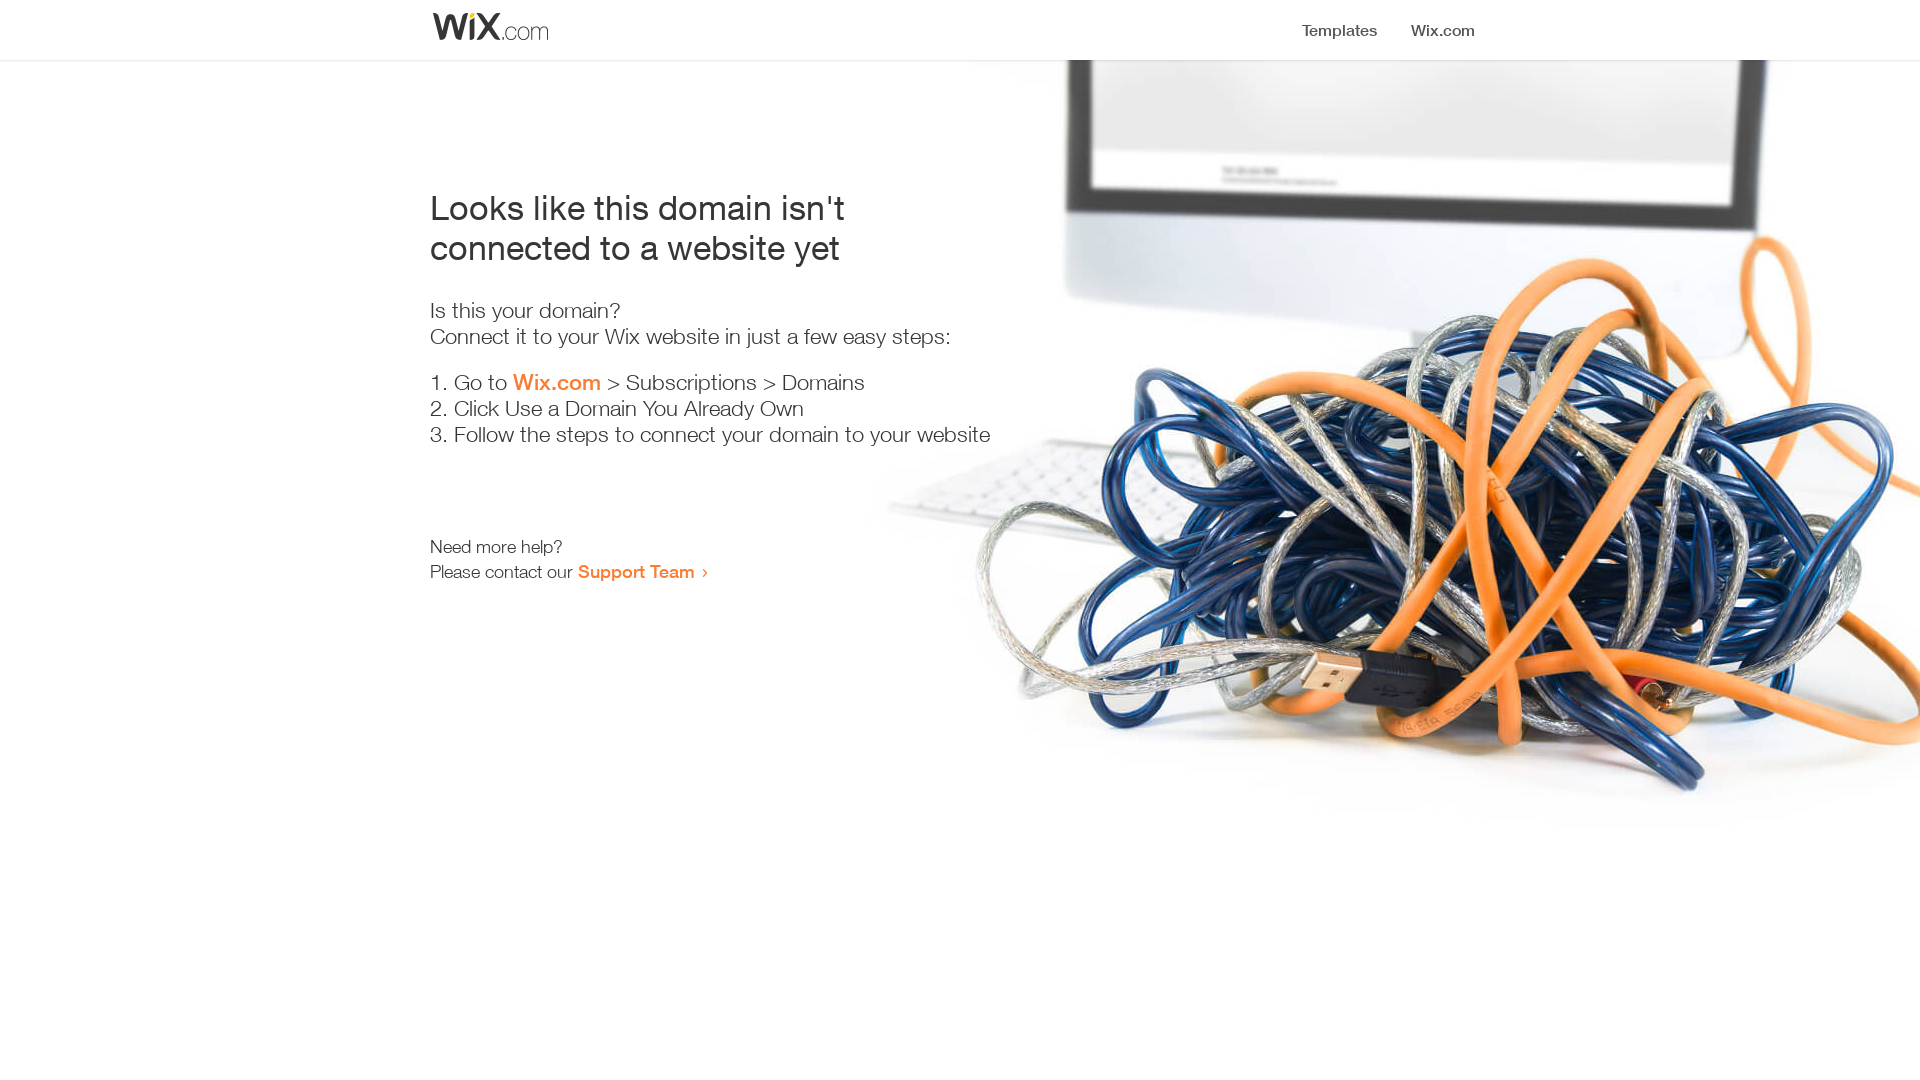 Image resolution: width=1920 pixels, height=1080 pixels. Describe the element at coordinates (635, 570) in the screenshot. I see `'Support Team'` at that location.